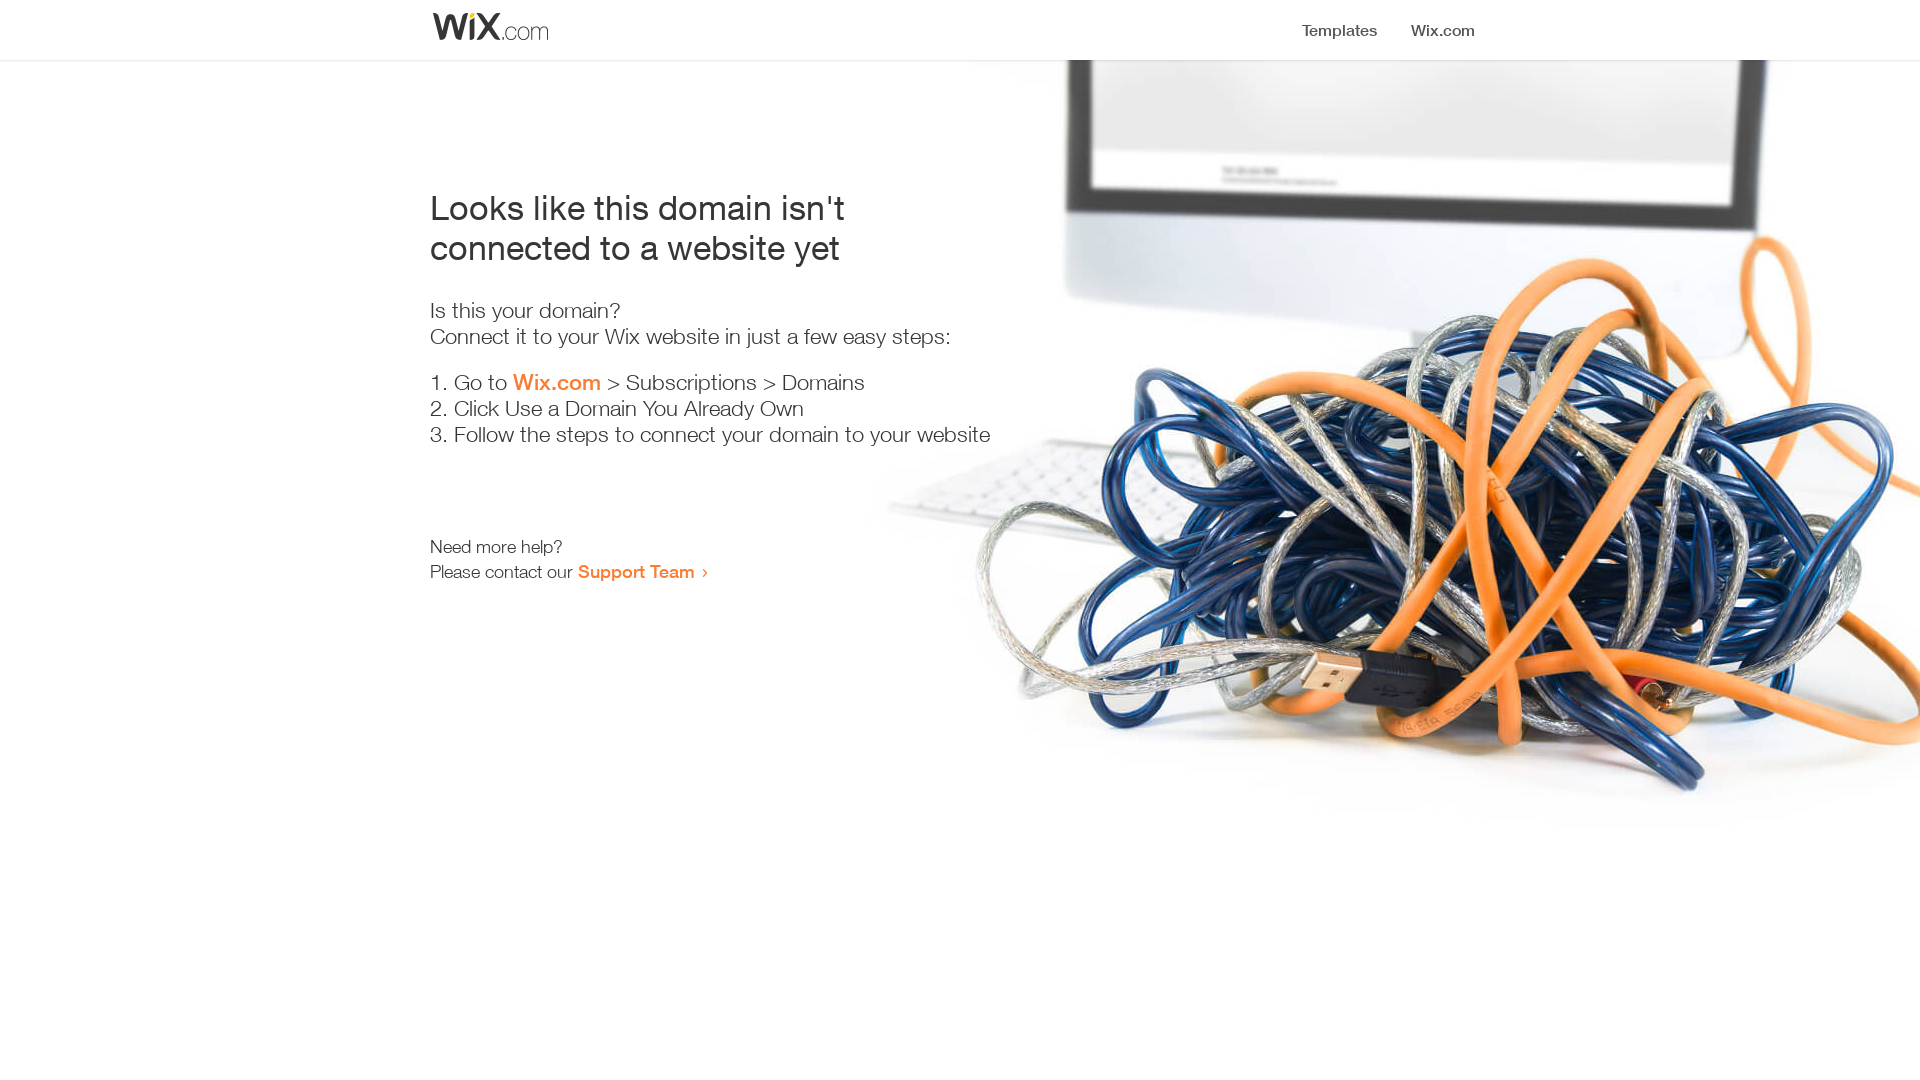 Image resolution: width=1920 pixels, height=1080 pixels. Describe the element at coordinates (635, 570) in the screenshot. I see `'Support Team'` at that location.